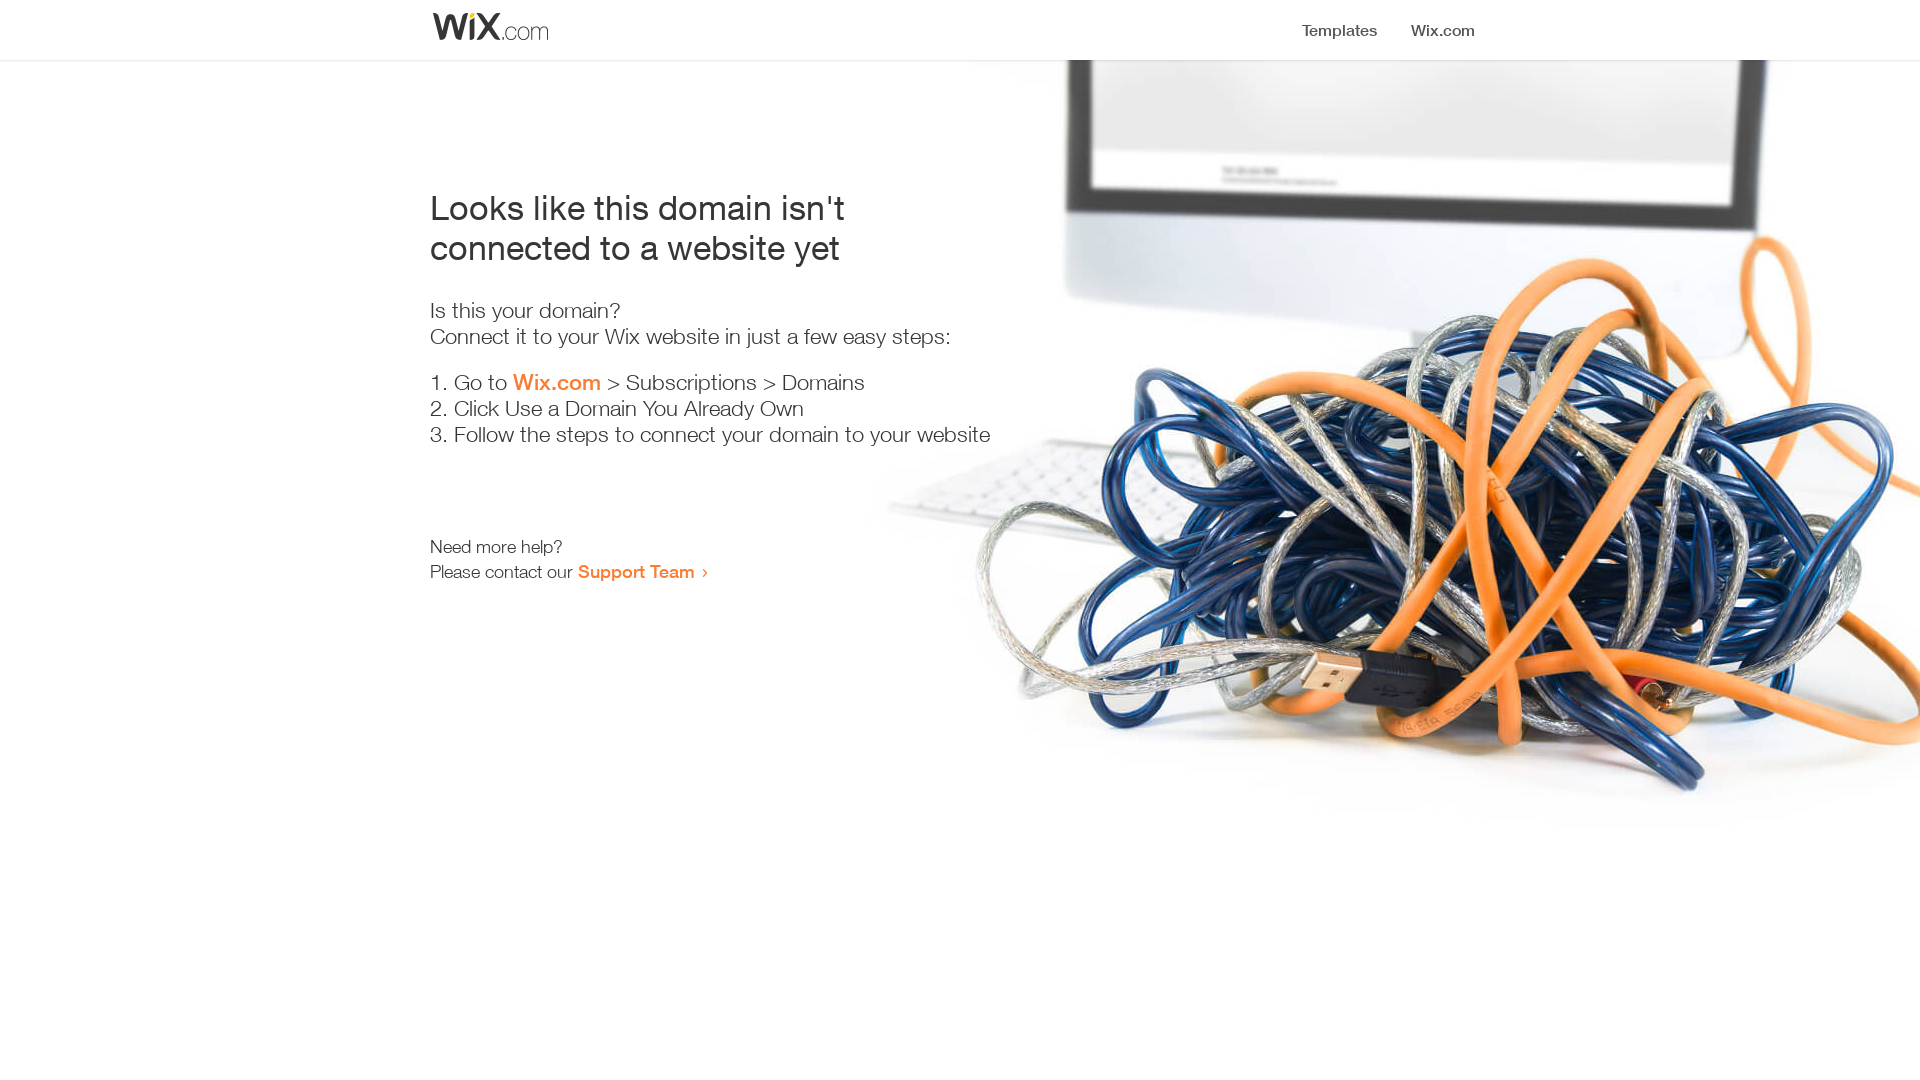 Image resolution: width=1920 pixels, height=1080 pixels. Describe the element at coordinates (635, 570) in the screenshot. I see `'Support Team'` at that location.